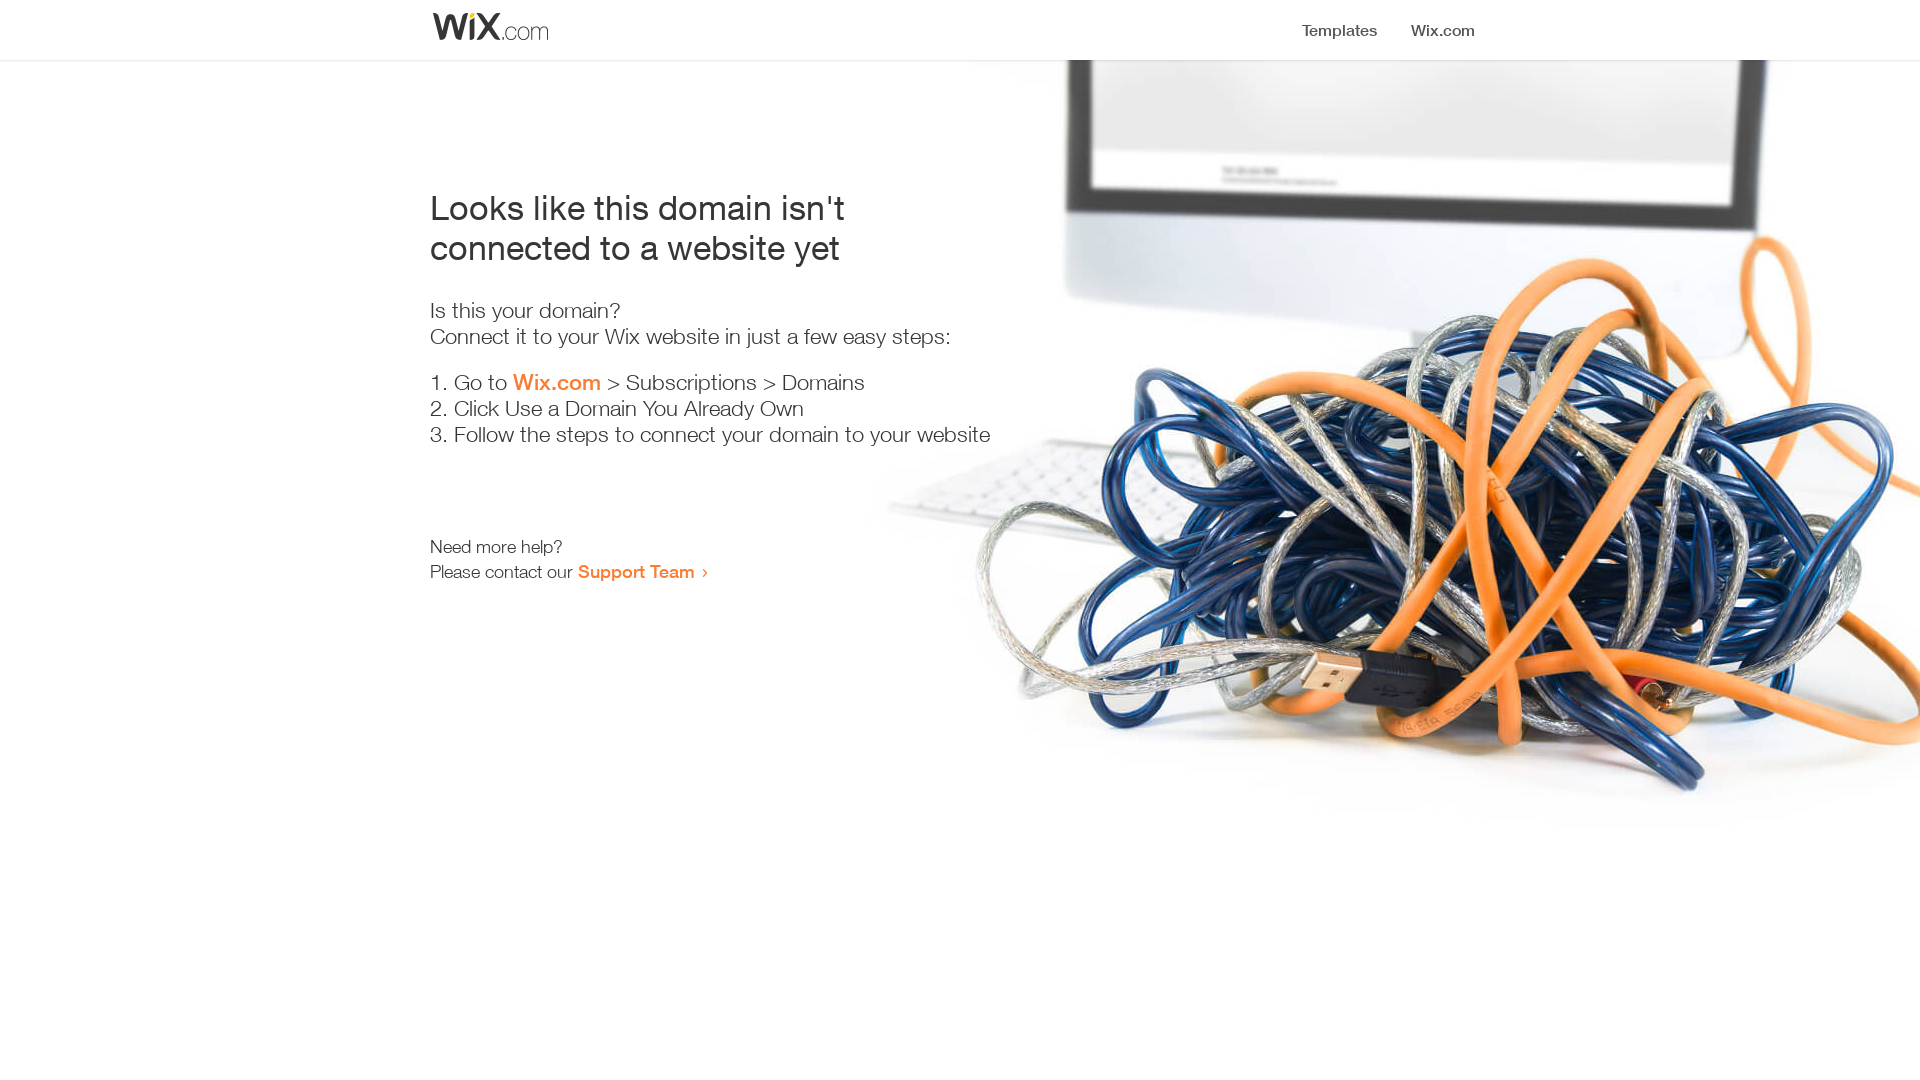 Image resolution: width=1920 pixels, height=1080 pixels. Describe the element at coordinates (635, 570) in the screenshot. I see `'Support Team'` at that location.